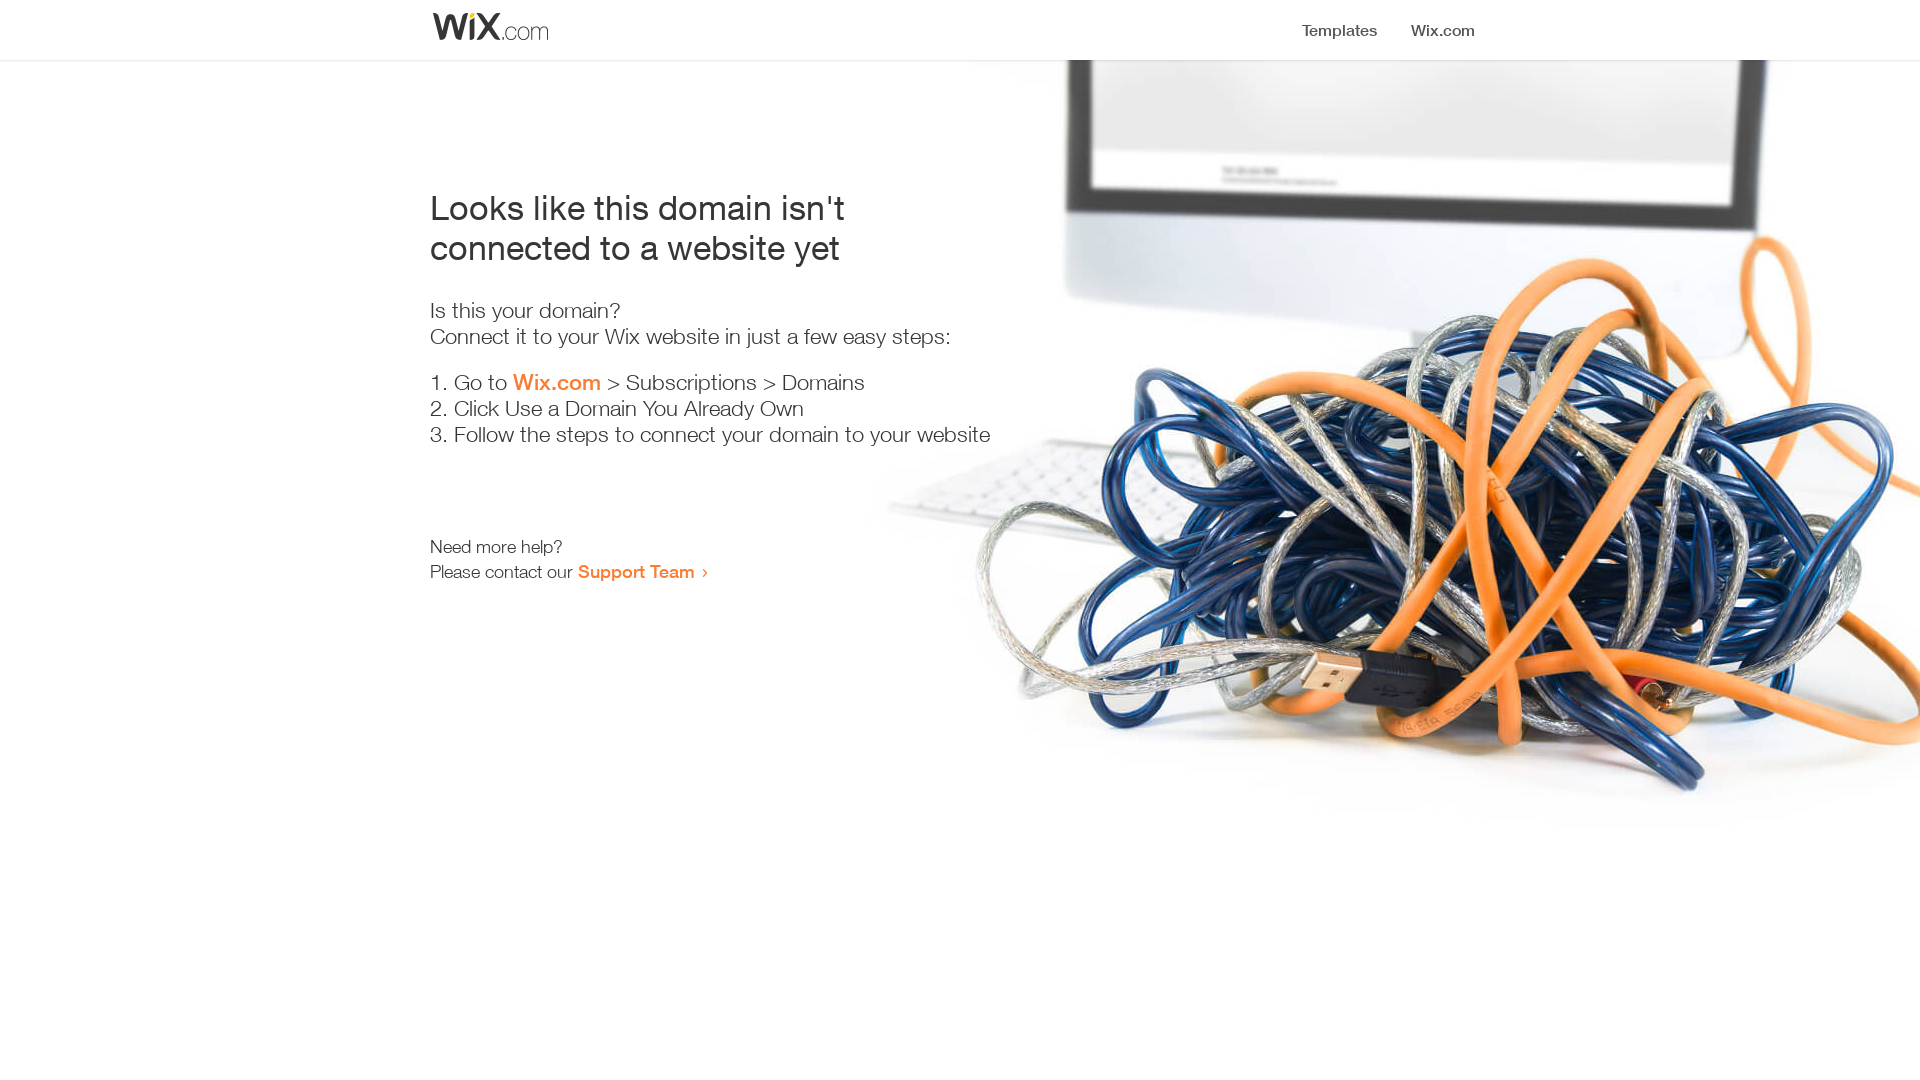 Image resolution: width=1920 pixels, height=1080 pixels. Describe the element at coordinates (635, 570) in the screenshot. I see `'Support Team'` at that location.